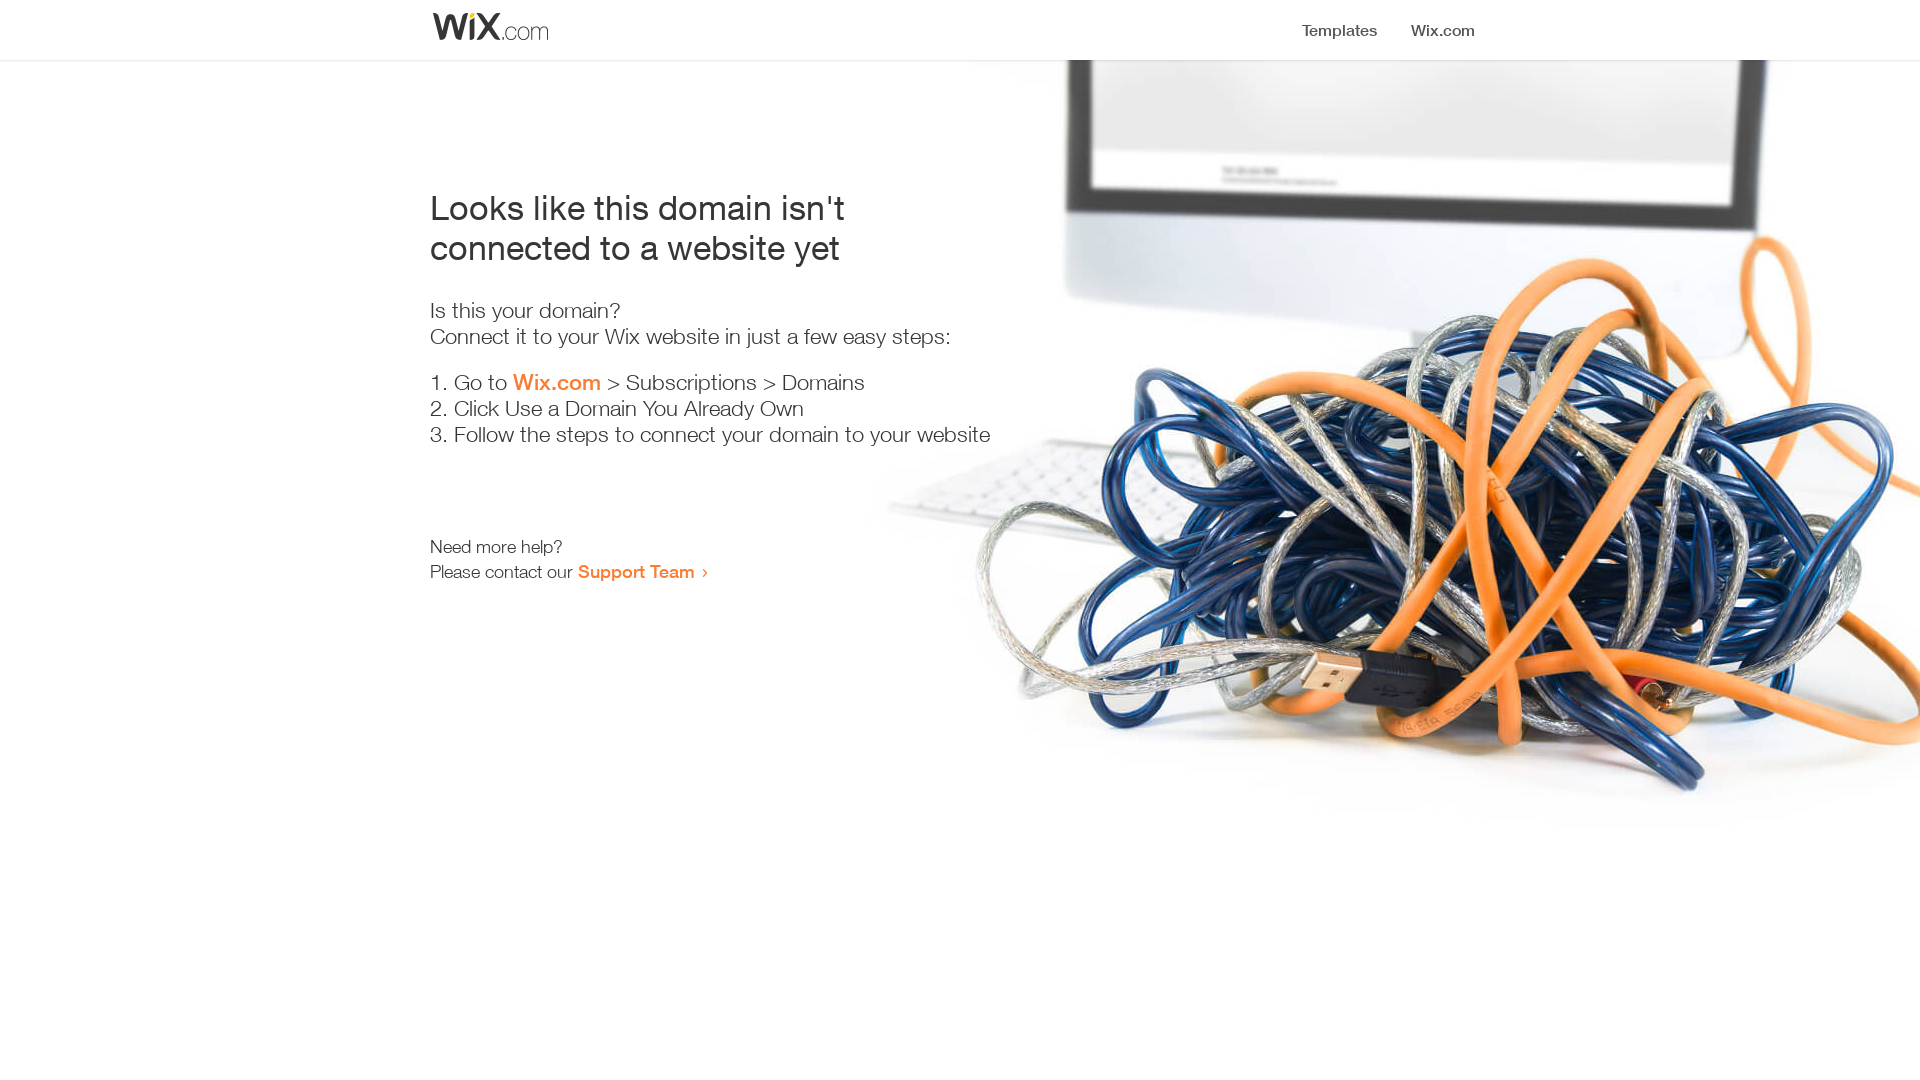 Image resolution: width=1920 pixels, height=1080 pixels. Describe the element at coordinates (635, 570) in the screenshot. I see `'Support Team'` at that location.